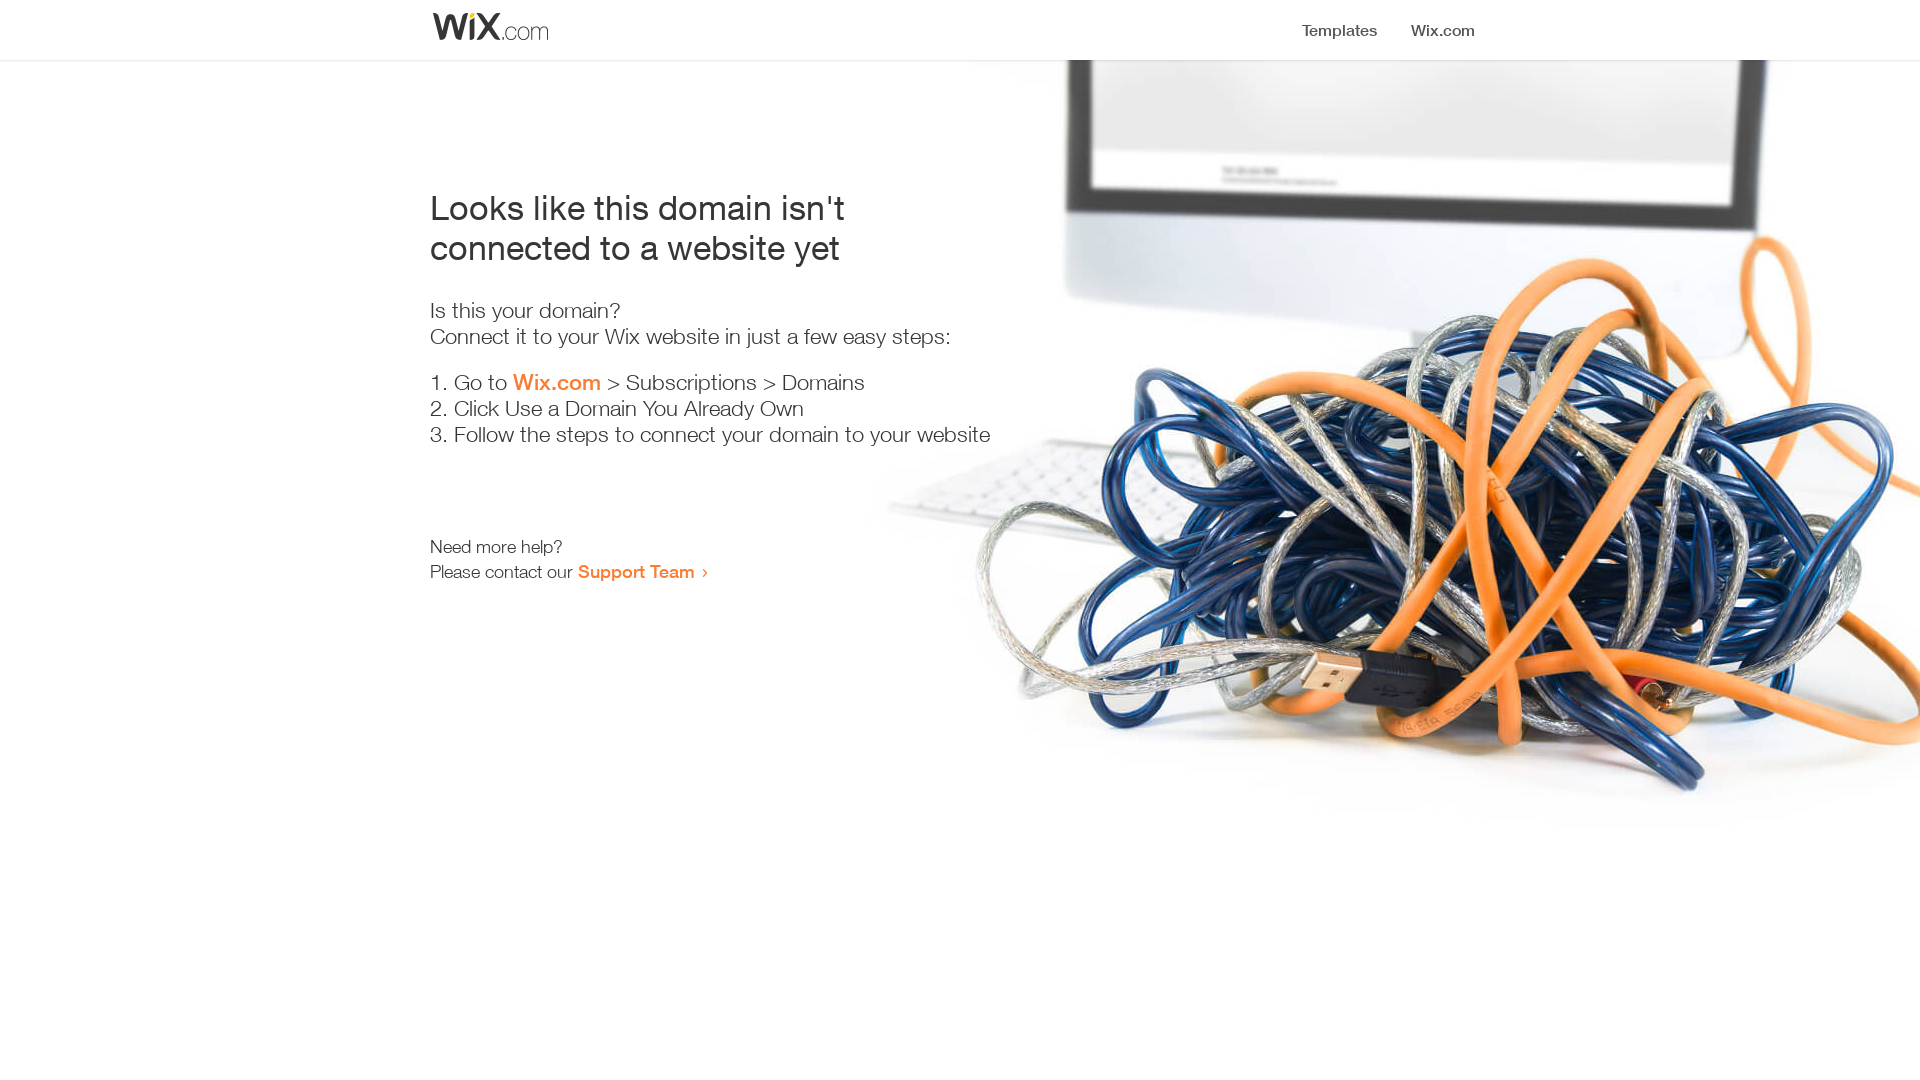 Image resolution: width=1920 pixels, height=1080 pixels. Describe the element at coordinates (635, 570) in the screenshot. I see `'Support Team'` at that location.